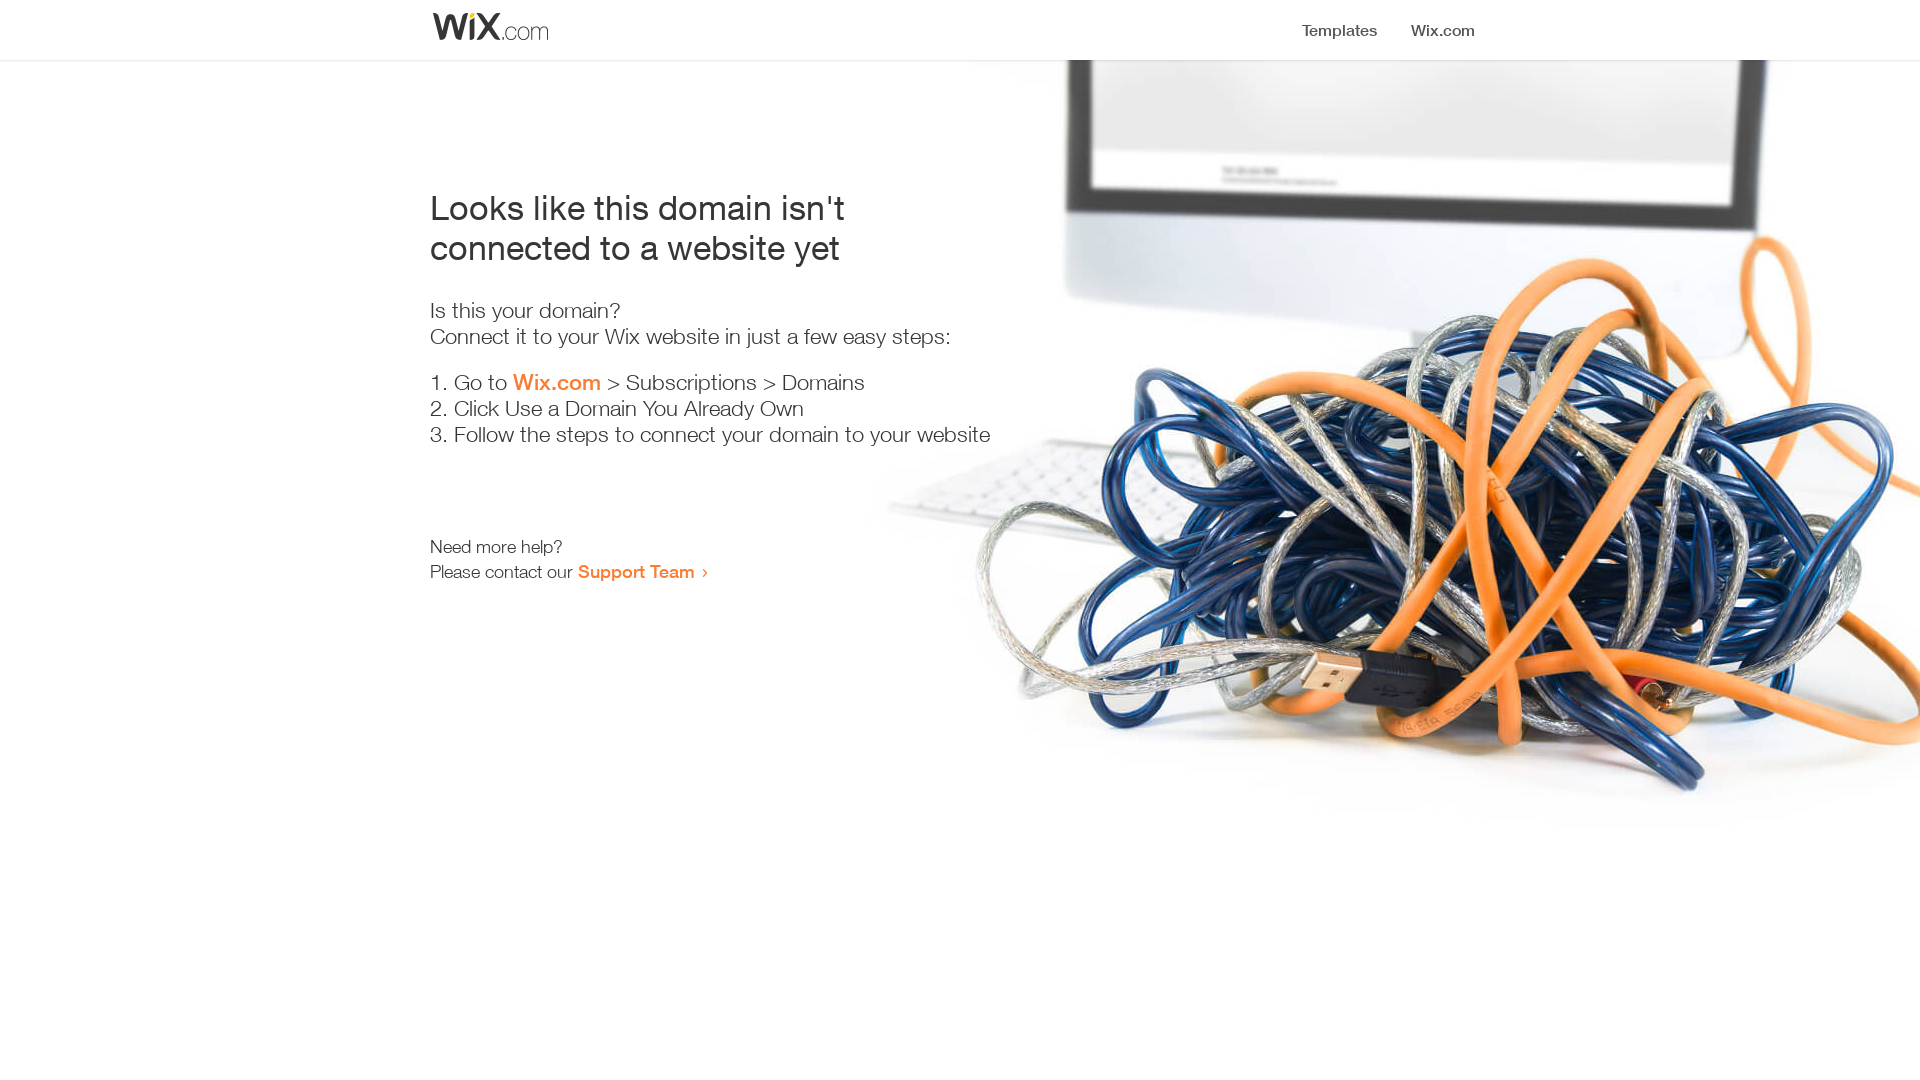 Image resolution: width=1920 pixels, height=1080 pixels. Describe the element at coordinates (635, 570) in the screenshot. I see `'Support Team'` at that location.